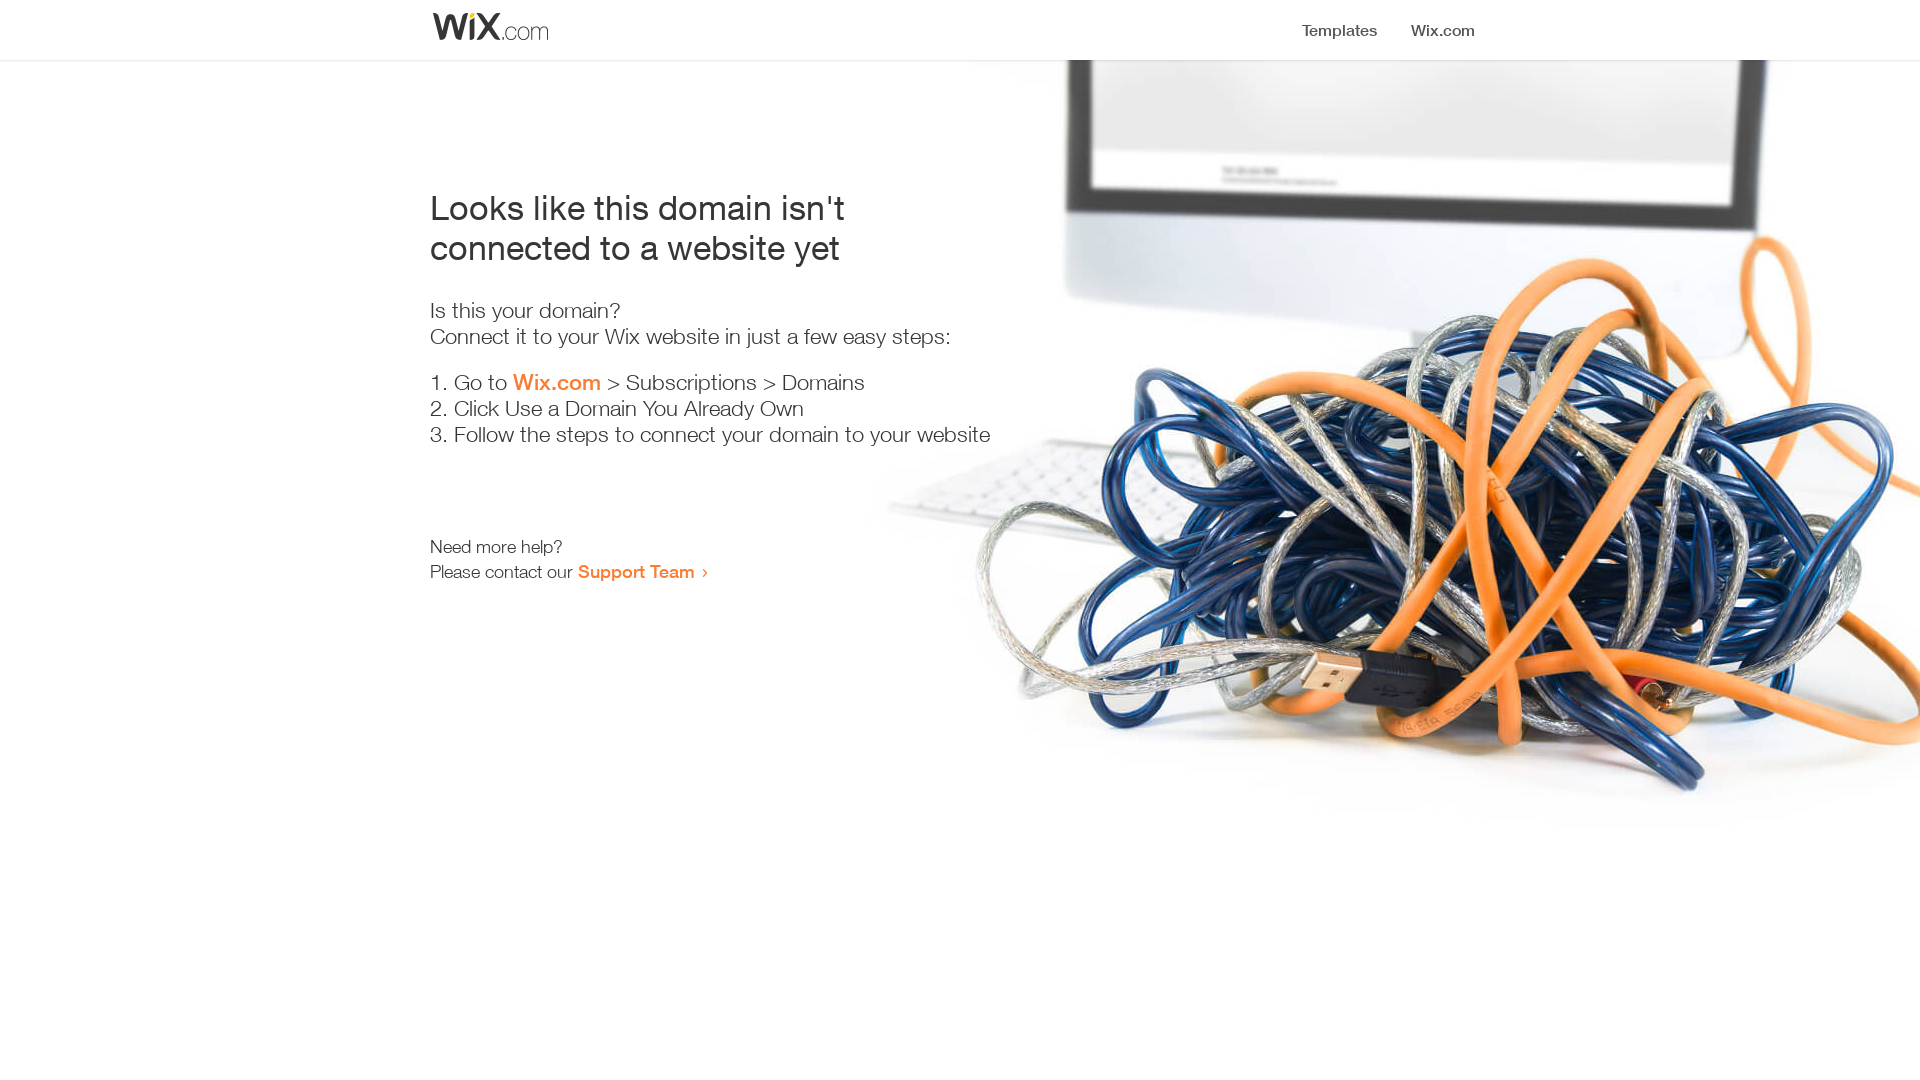 Image resolution: width=1920 pixels, height=1080 pixels. Describe the element at coordinates (635, 570) in the screenshot. I see `'Support Team'` at that location.